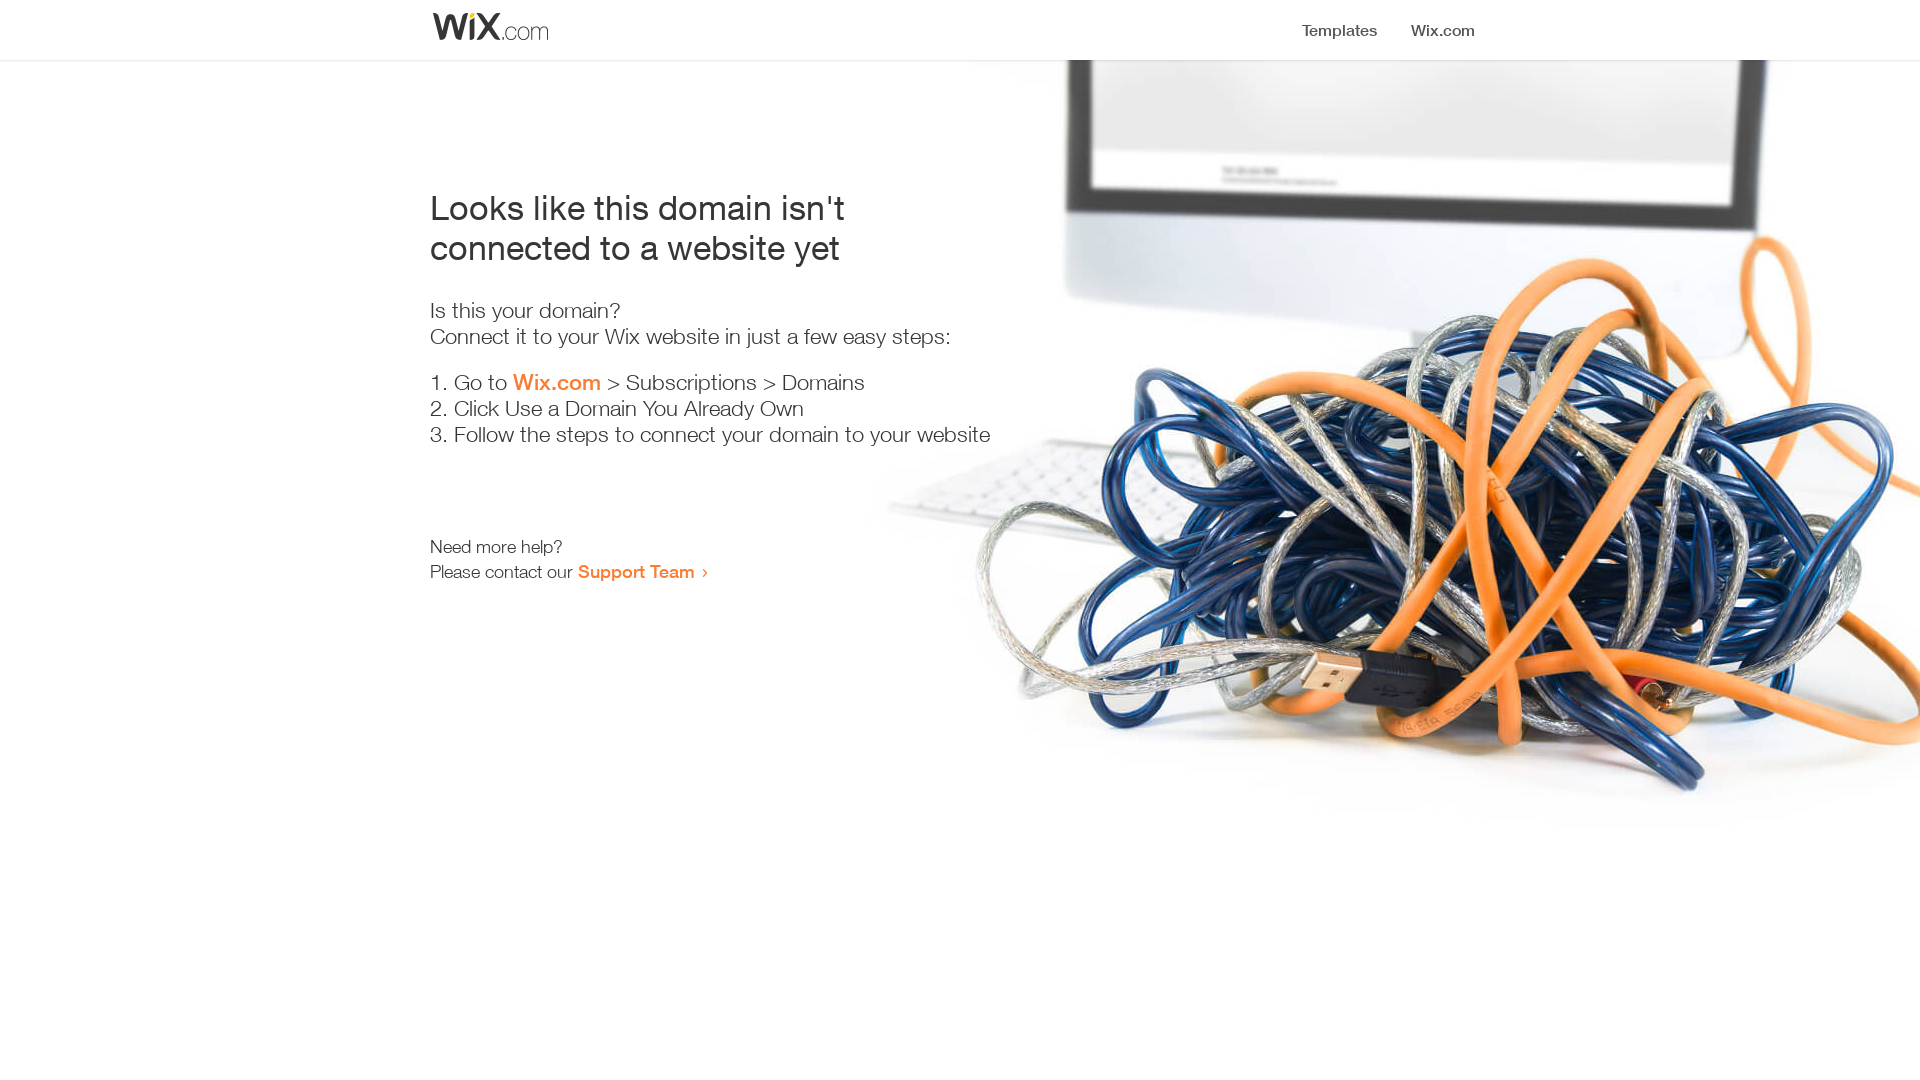 Image resolution: width=1920 pixels, height=1080 pixels. Describe the element at coordinates (635, 570) in the screenshot. I see `'Support Team'` at that location.